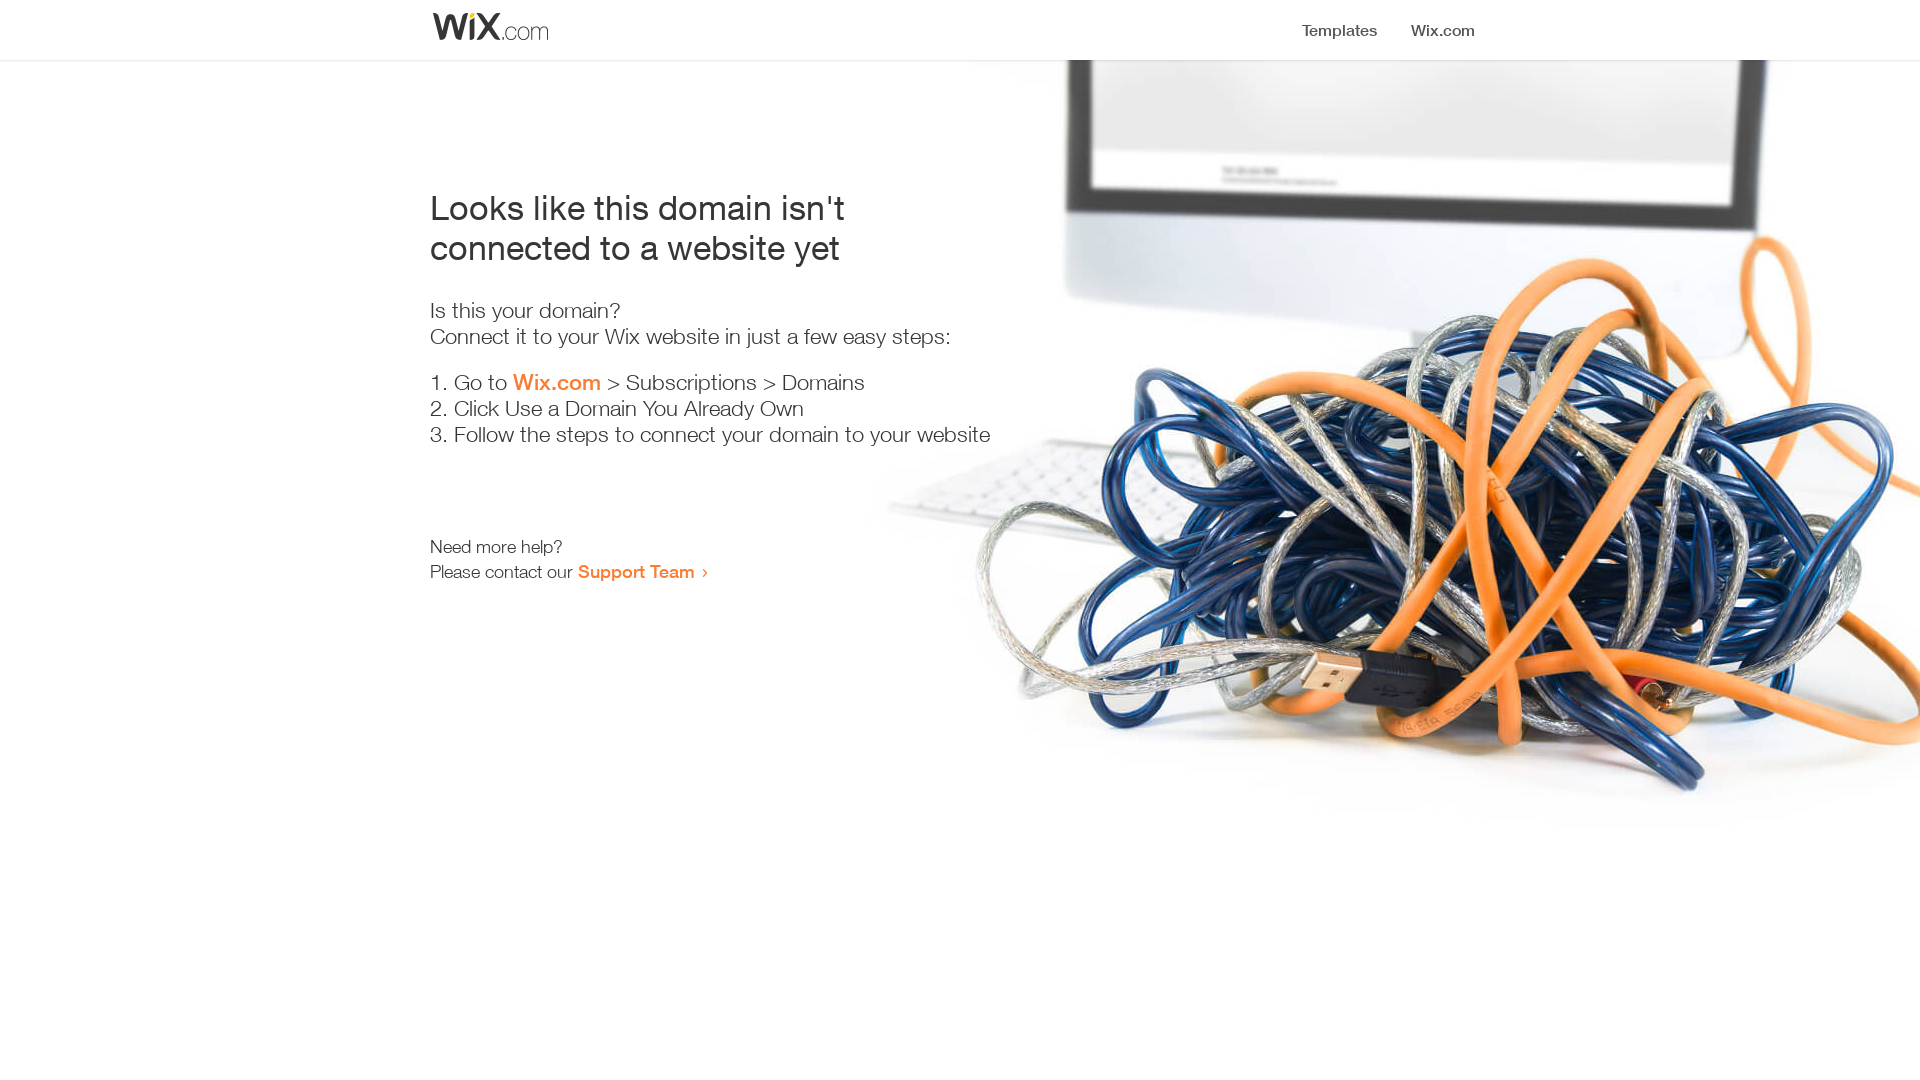 Image resolution: width=1920 pixels, height=1080 pixels. Describe the element at coordinates (635, 570) in the screenshot. I see `'Support Team'` at that location.